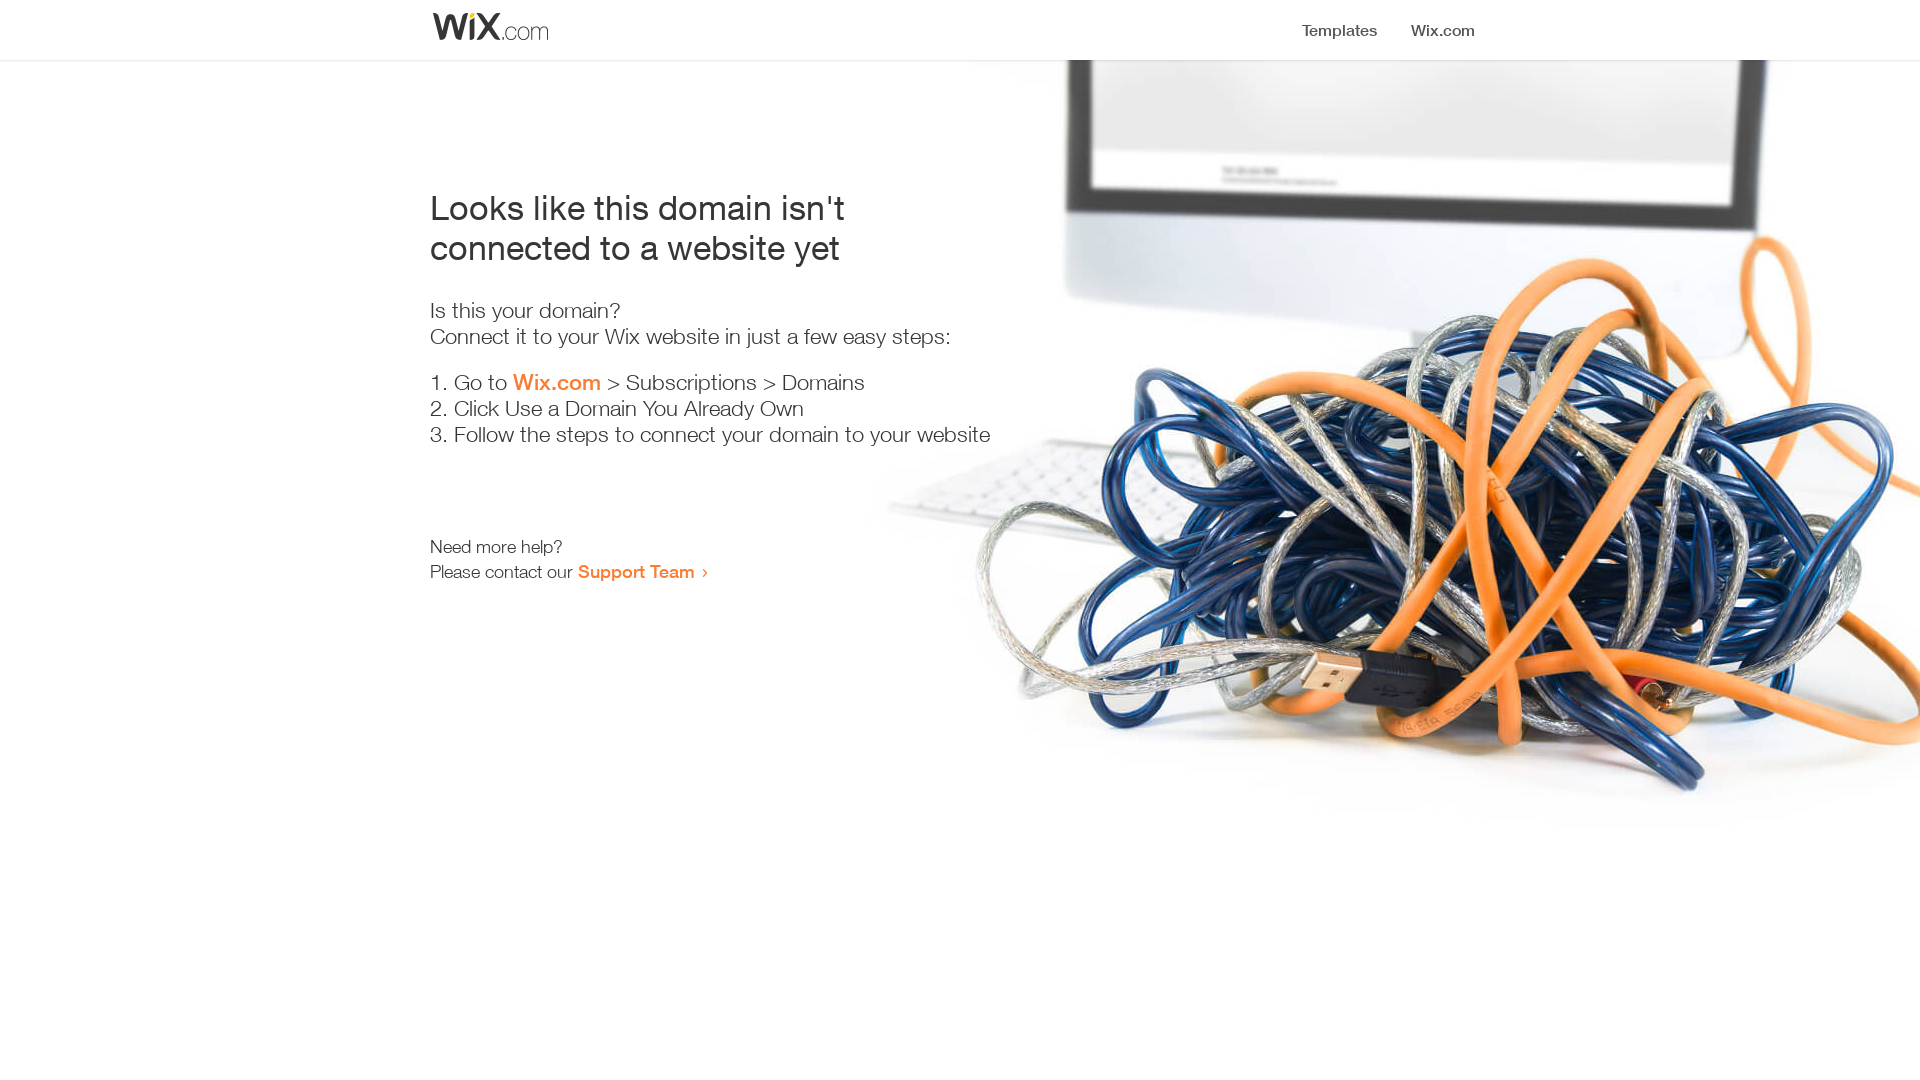 Image resolution: width=1920 pixels, height=1080 pixels. Describe the element at coordinates (635, 570) in the screenshot. I see `'Support Team'` at that location.